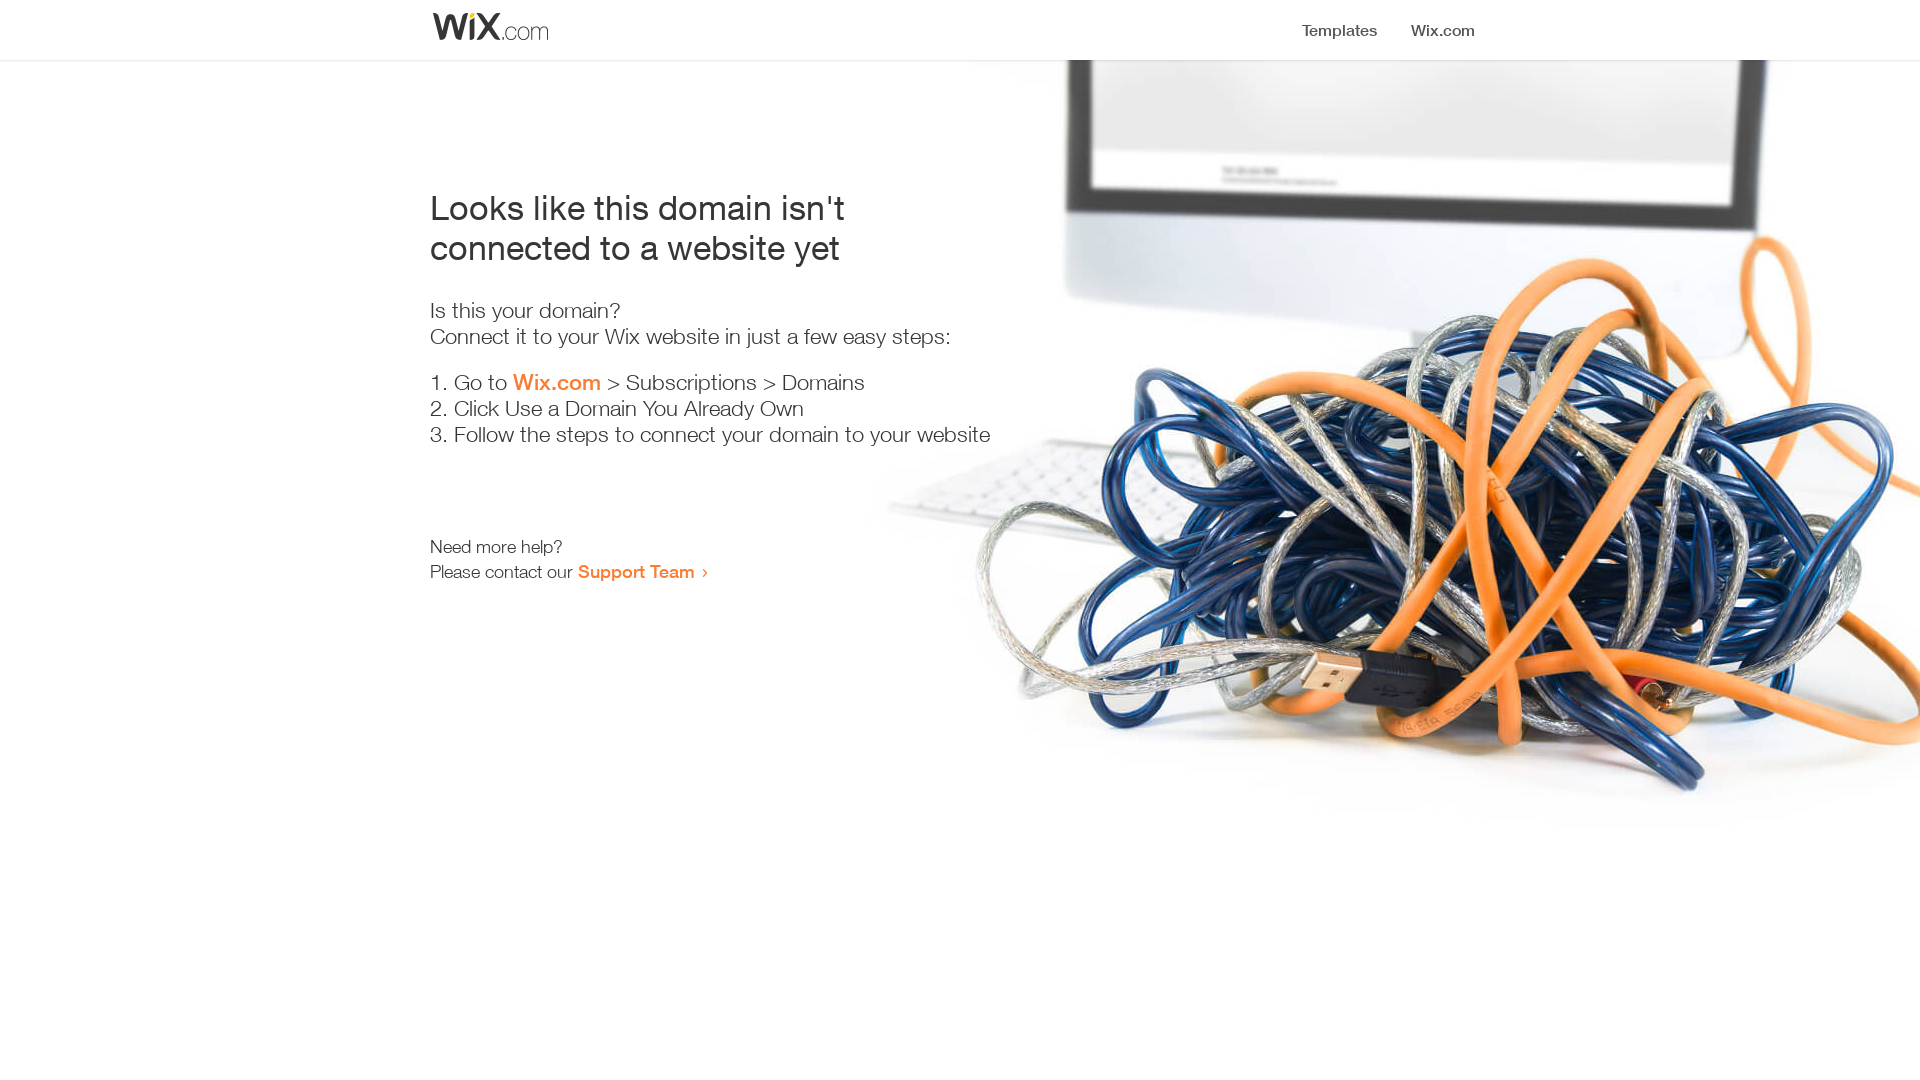 Image resolution: width=1920 pixels, height=1080 pixels. Describe the element at coordinates (635, 570) in the screenshot. I see `'Support Team'` at that location.